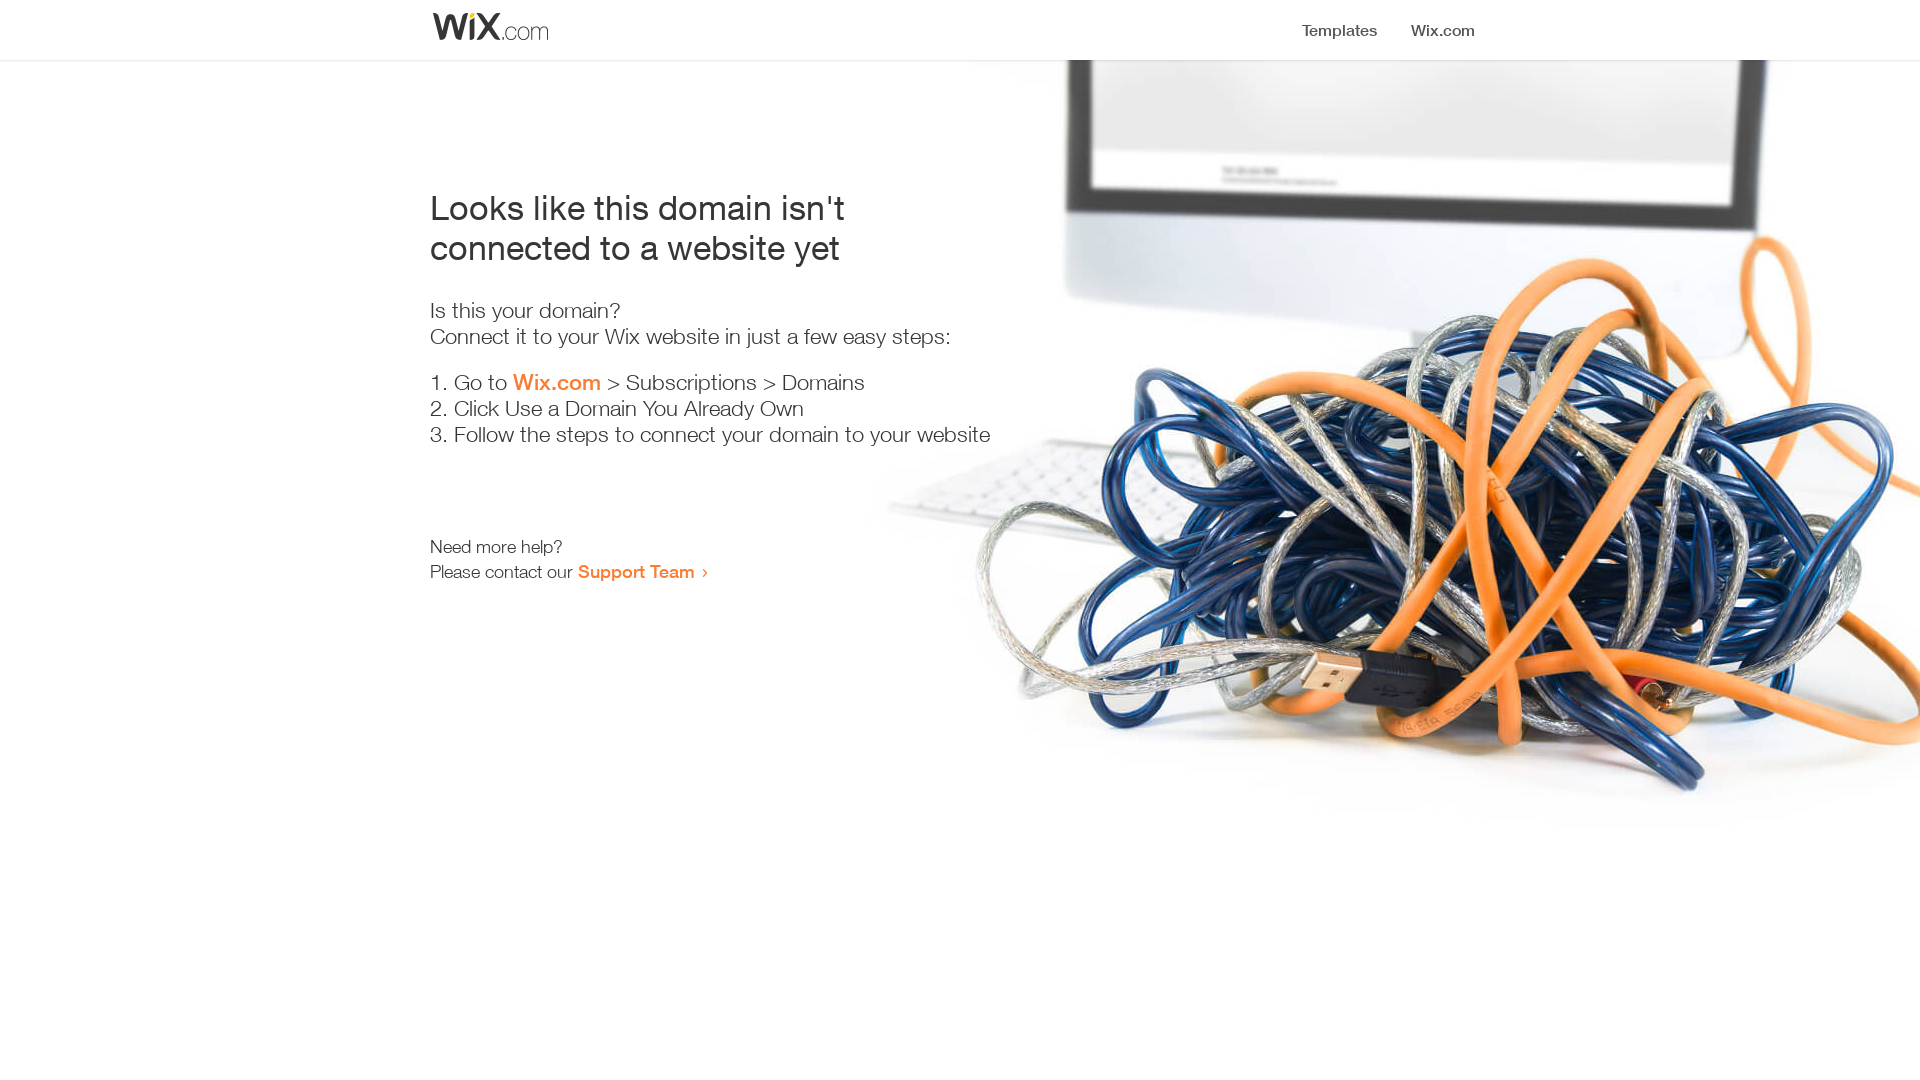 Image resolution: width=1920 pixels, height=1080 pixels. Describe the element at coordinates (635, 570) in the screenshot. I see `'Support Team'` at that location.